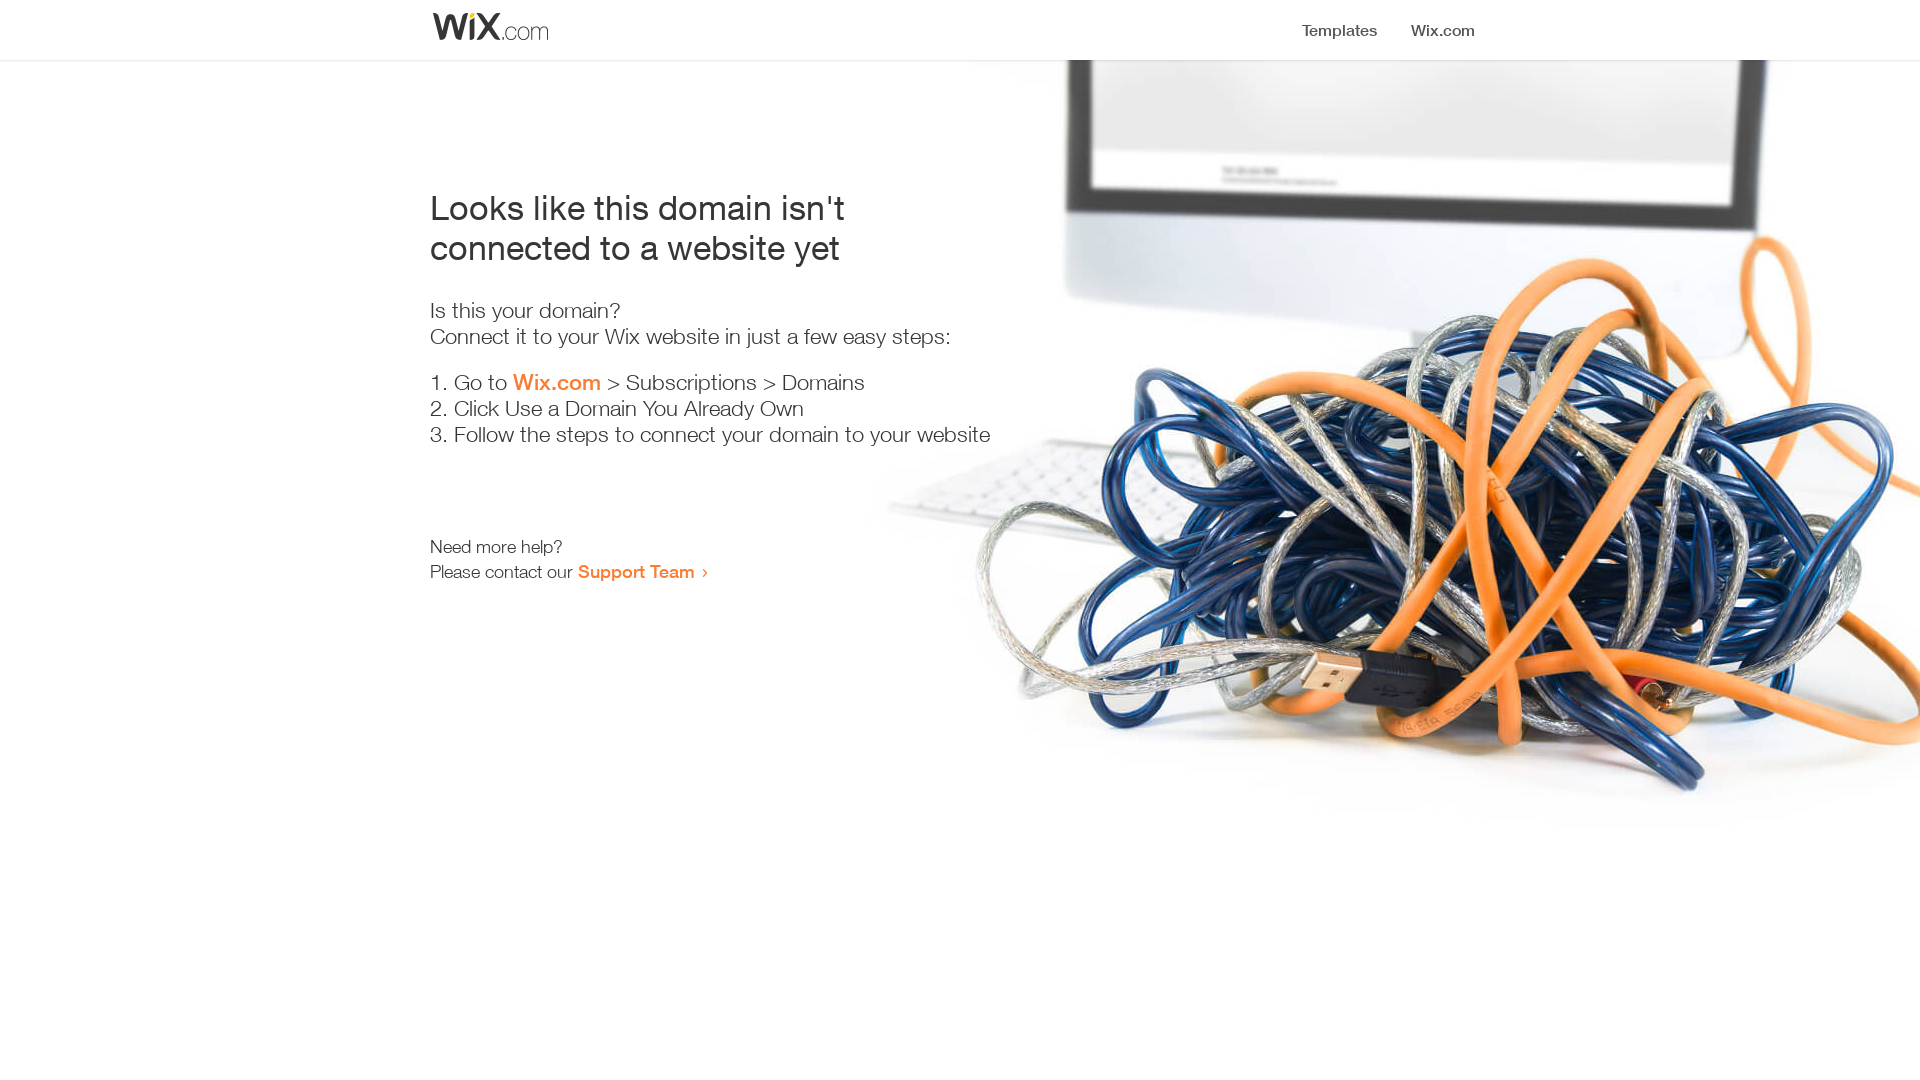 Image resolution: width=1920 pixels, height=1080 pixels. Describe the element at coordinates (635, 570) in the screenshot. I see `'Support Team'` at that location.